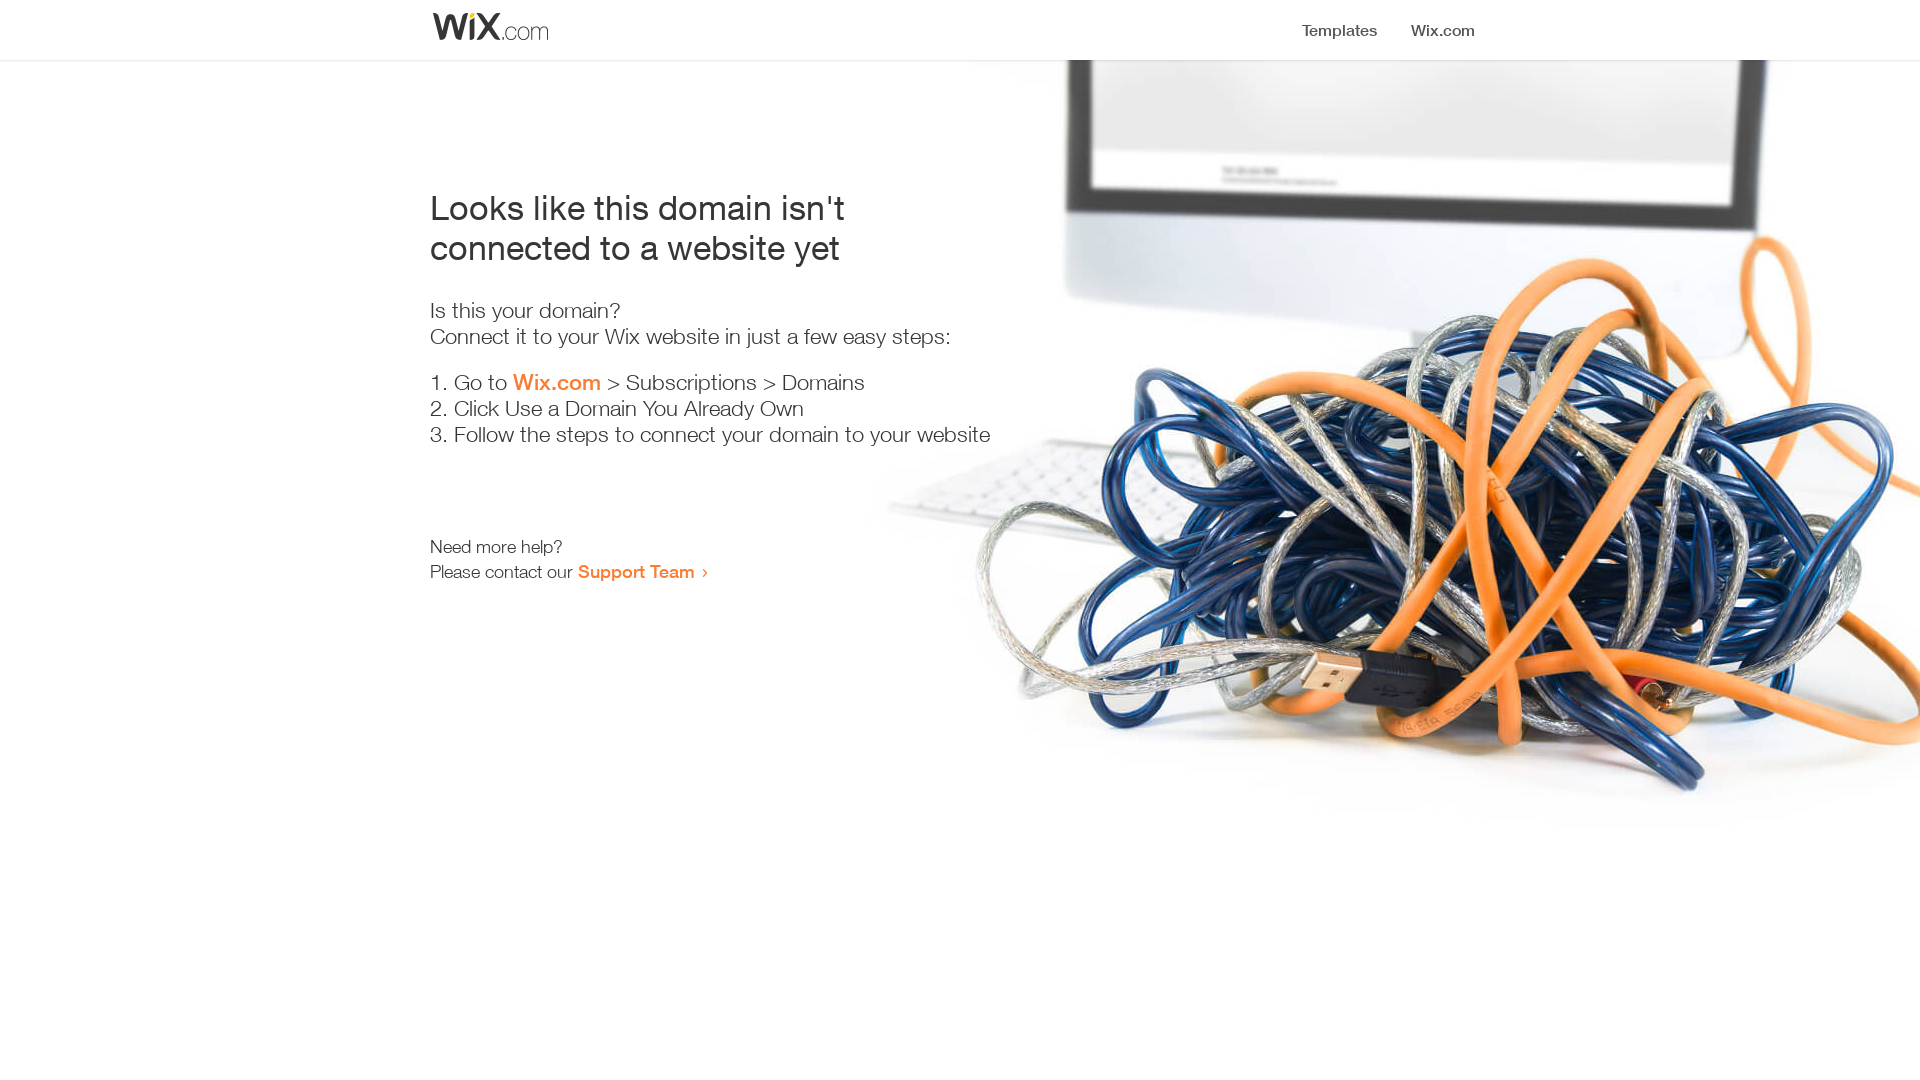 Image resolution: width=1920 pixels, height=1080 pixels. Describe the element at coordinates (635, 570) in the screenshot. I see `'Support Team'` at that location.